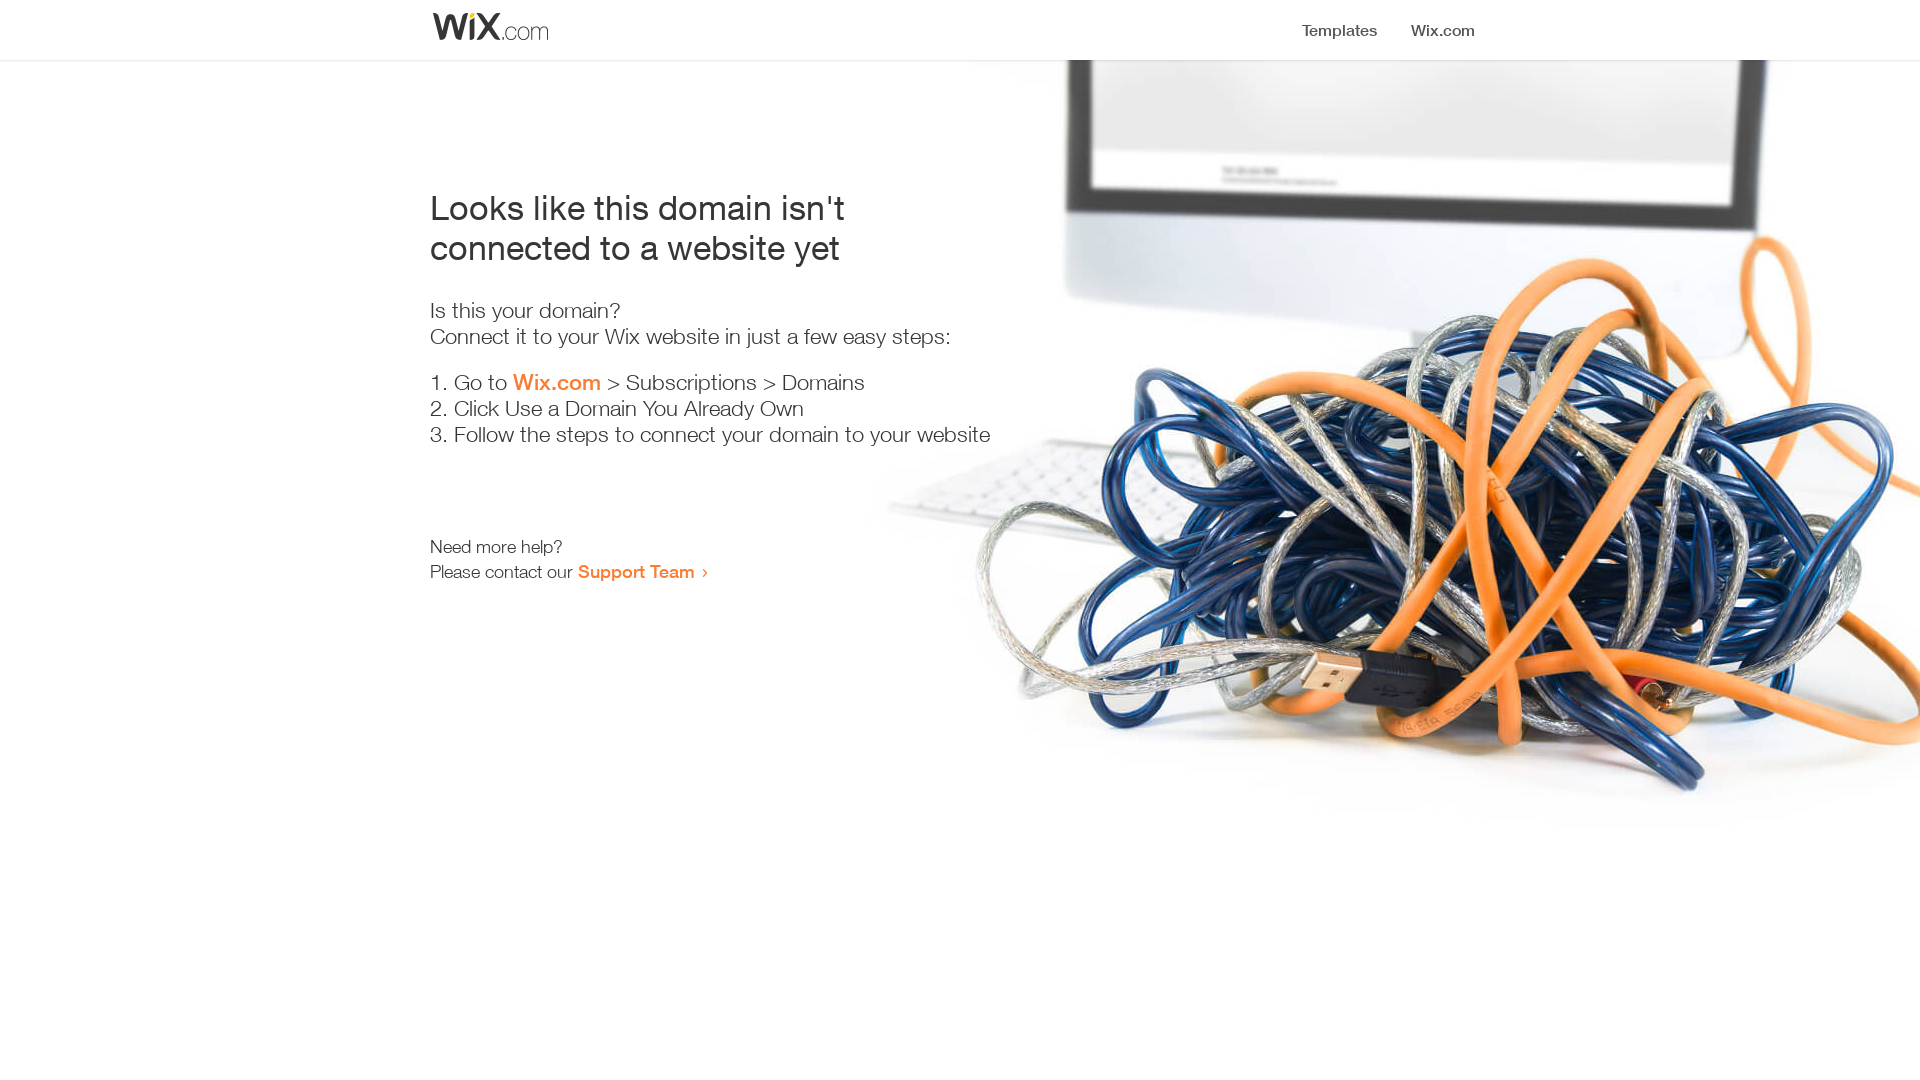 Image resolution: width=1920 pixels, height=1080 pixels. Describe the element at coordinates (635, 570) in the screenshot. I see `'Support Team'` at that location.